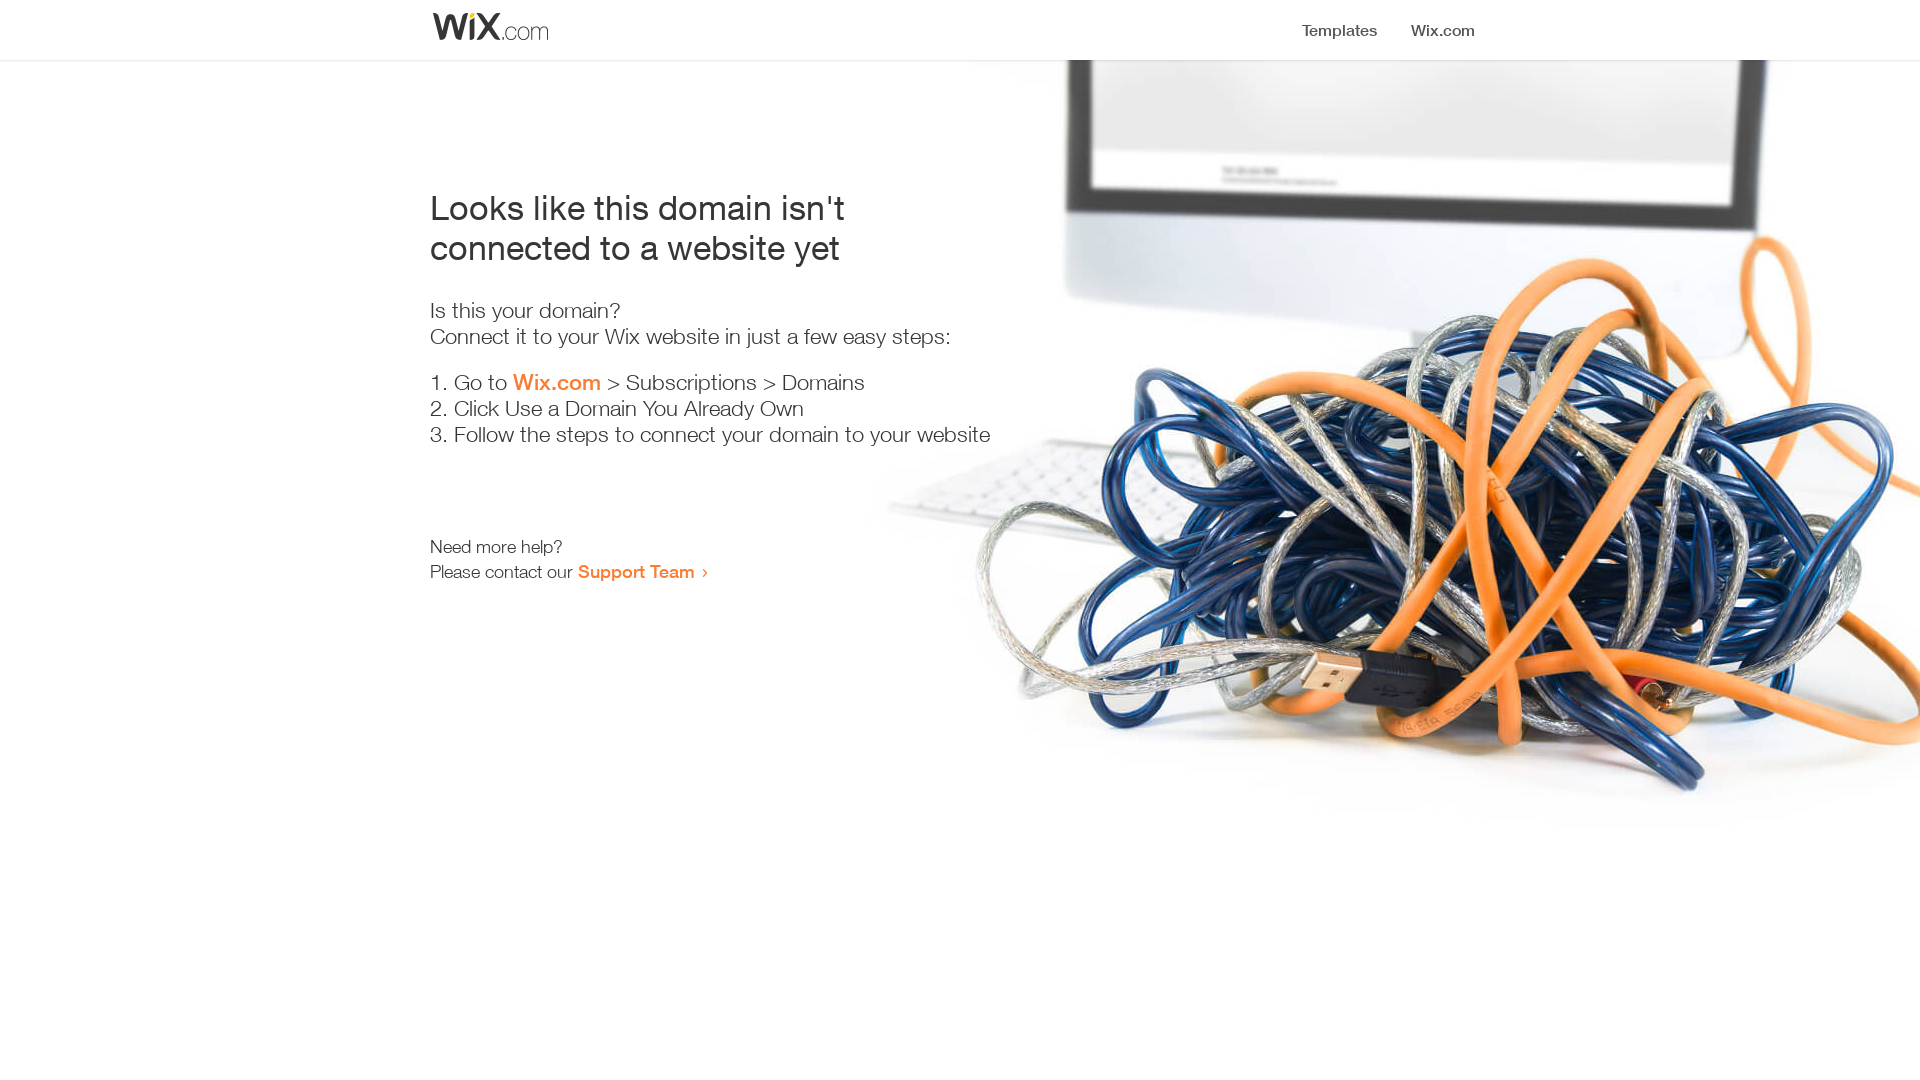 Image resolution: width=1920 pixels, height=1080 pixels. Describe the element at coordinates (635, 570) in the screenshot. I see `'Support Team'` at that location.